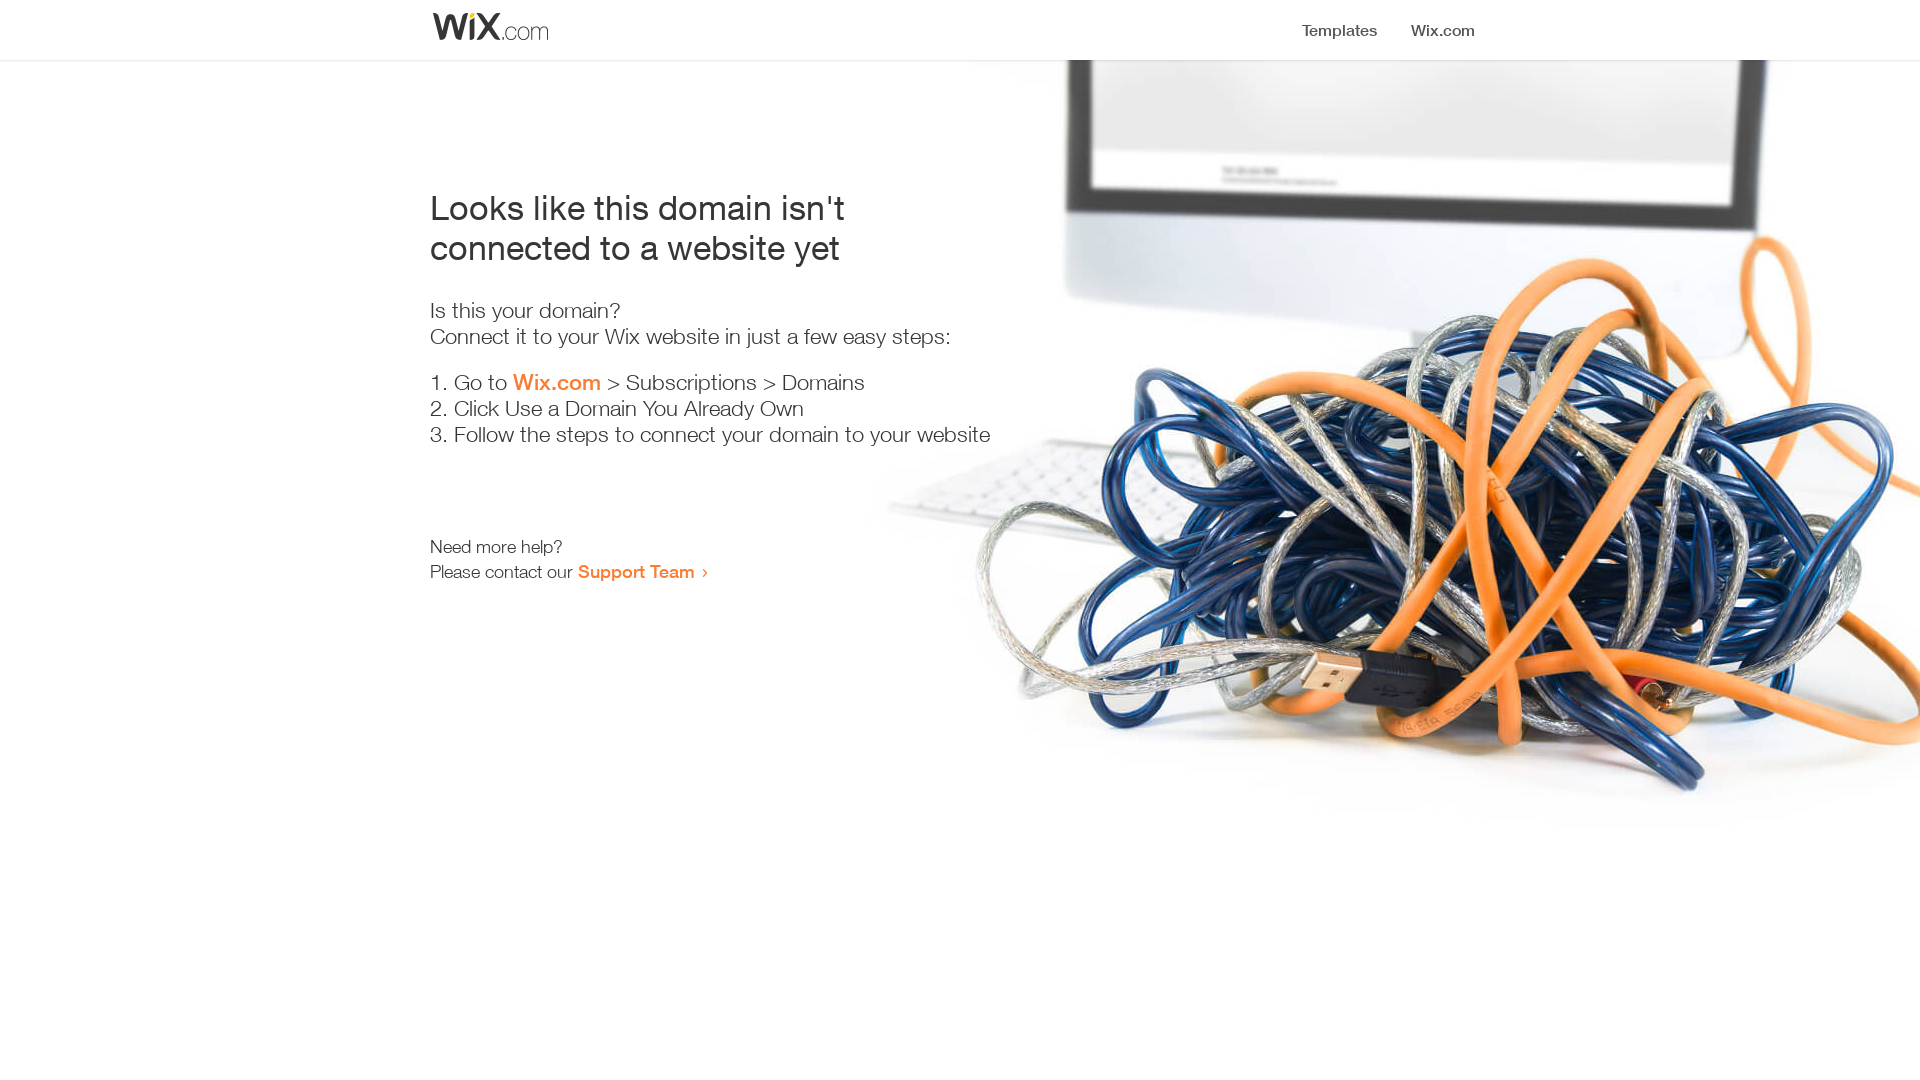 Image resolution: width=1920 pixels, height=1080 pixels. Describe the element at coordinates (635, 570) in the screenshot. I see `'Support Team'` at that location.